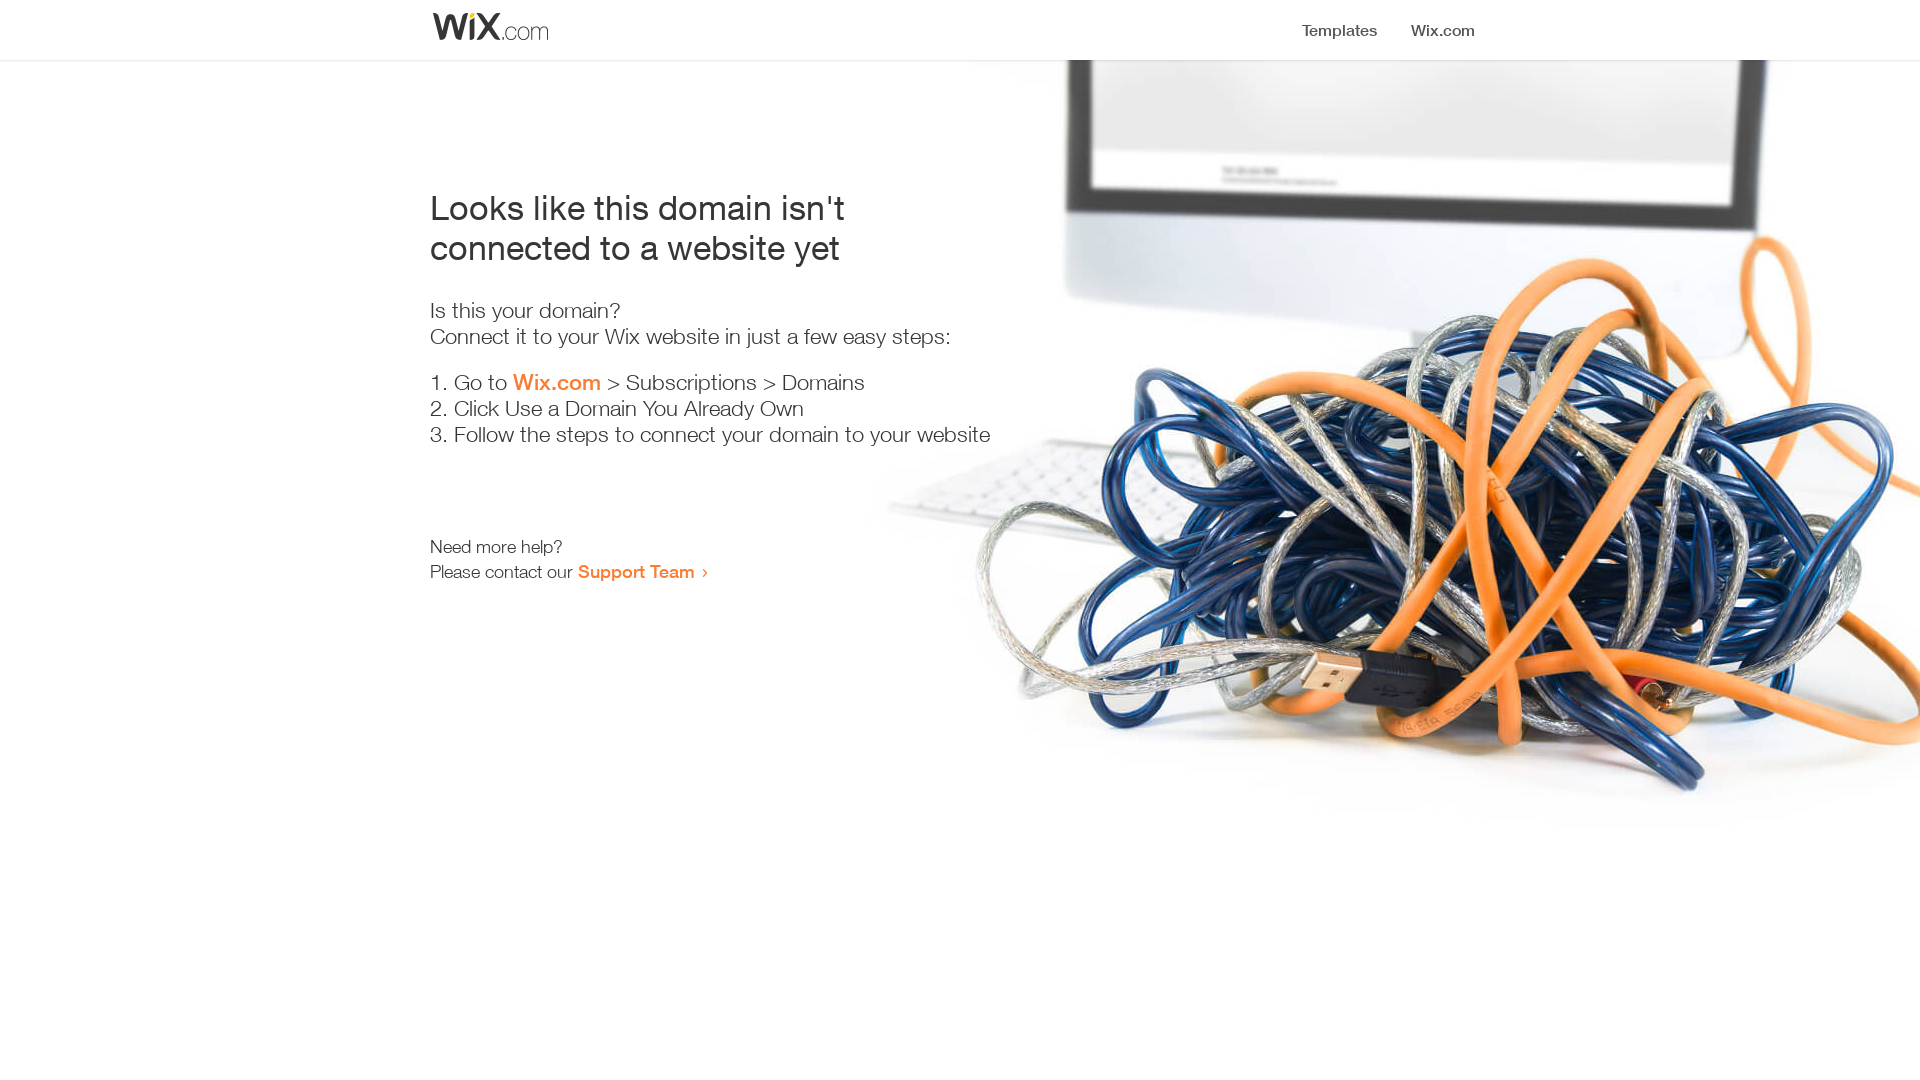 Image resolution: width=1920 pixels, height=1080 pixels. Describe the element at coordinates (635, 570) in the screenshot. I see `'Support Team'` at that location.